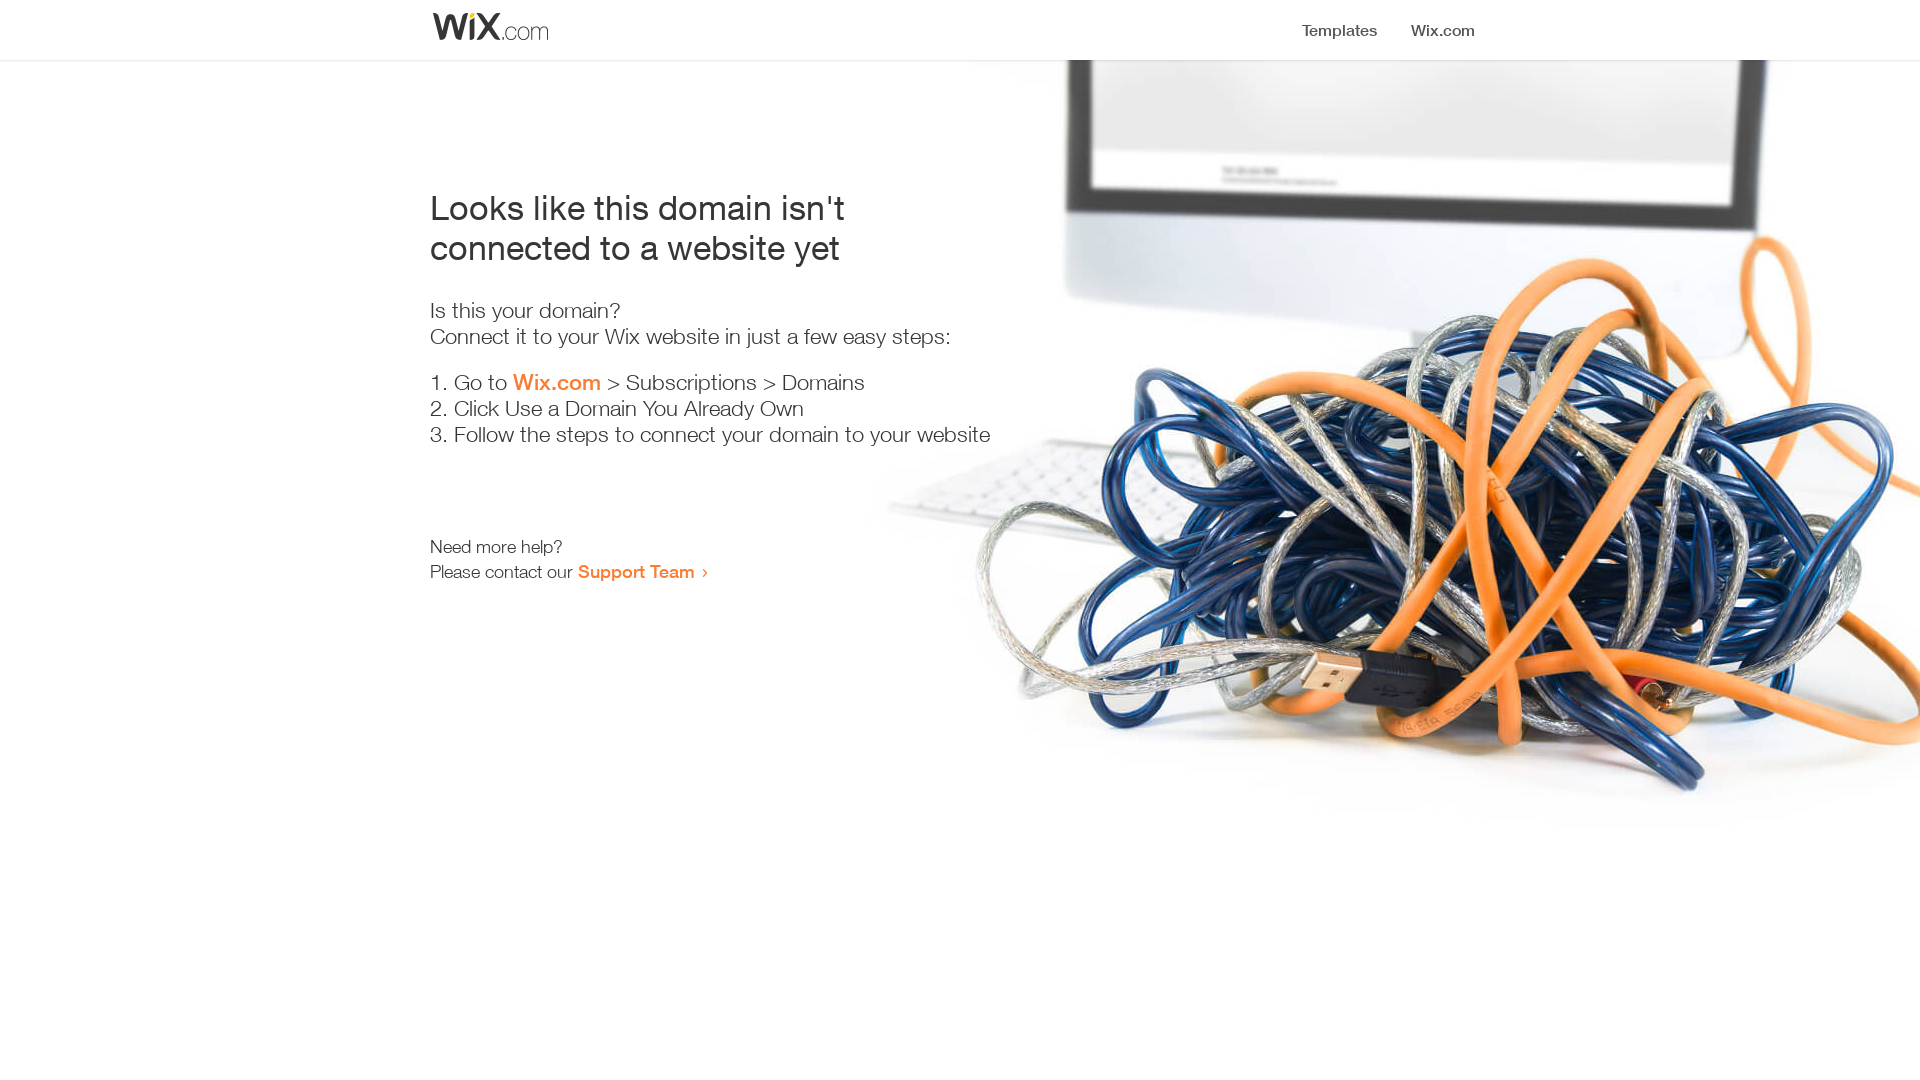 Image resolution: width=1920 pixels, height=1080 pixels. Describe the element at coordinates (635, 570) in the screenshot. I see `'Support Team'` at that location.